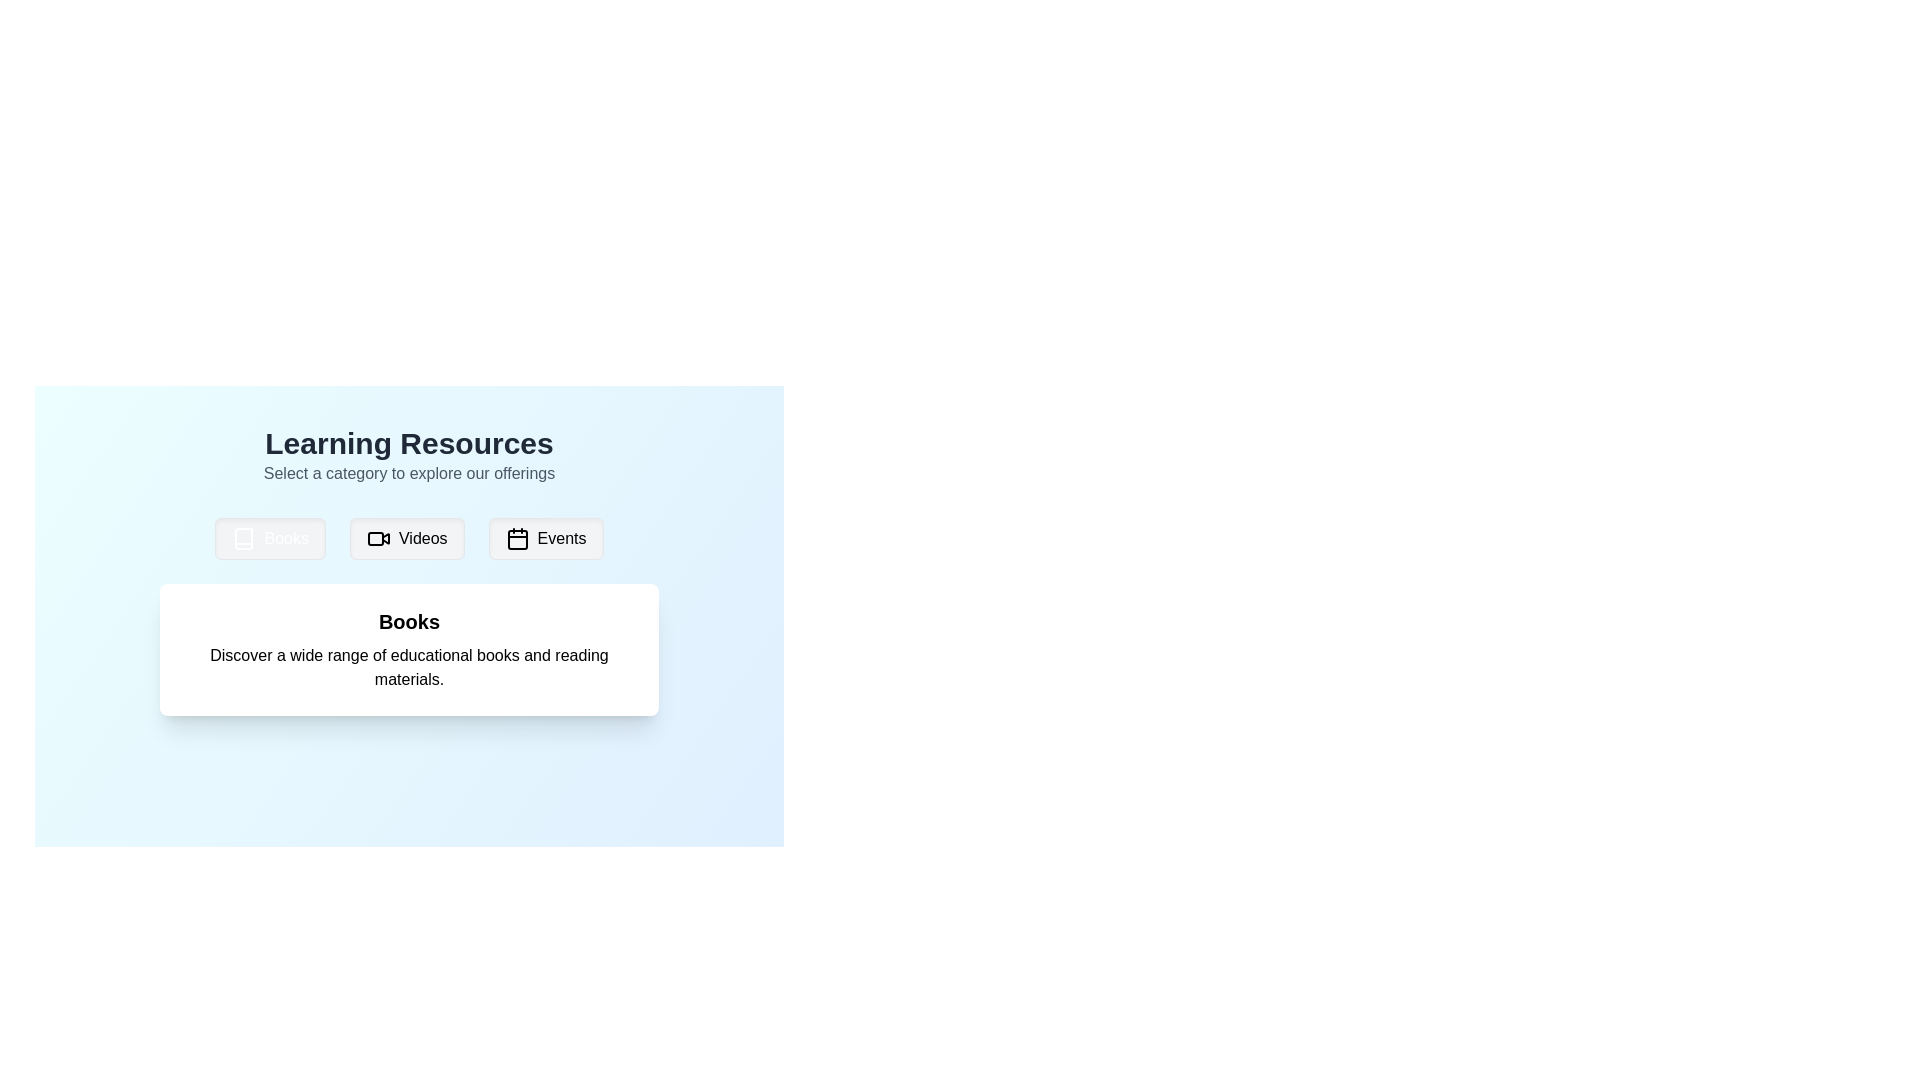  What do you see at coordinates (379, 538) in the screenshot?
I see `the video icon represented by a rectangle with a triangular play button, located in the center of the button labeled 'Videos', which is in the middle of three buttons under 'Learning Resources'` at bounding box center [379, 538].